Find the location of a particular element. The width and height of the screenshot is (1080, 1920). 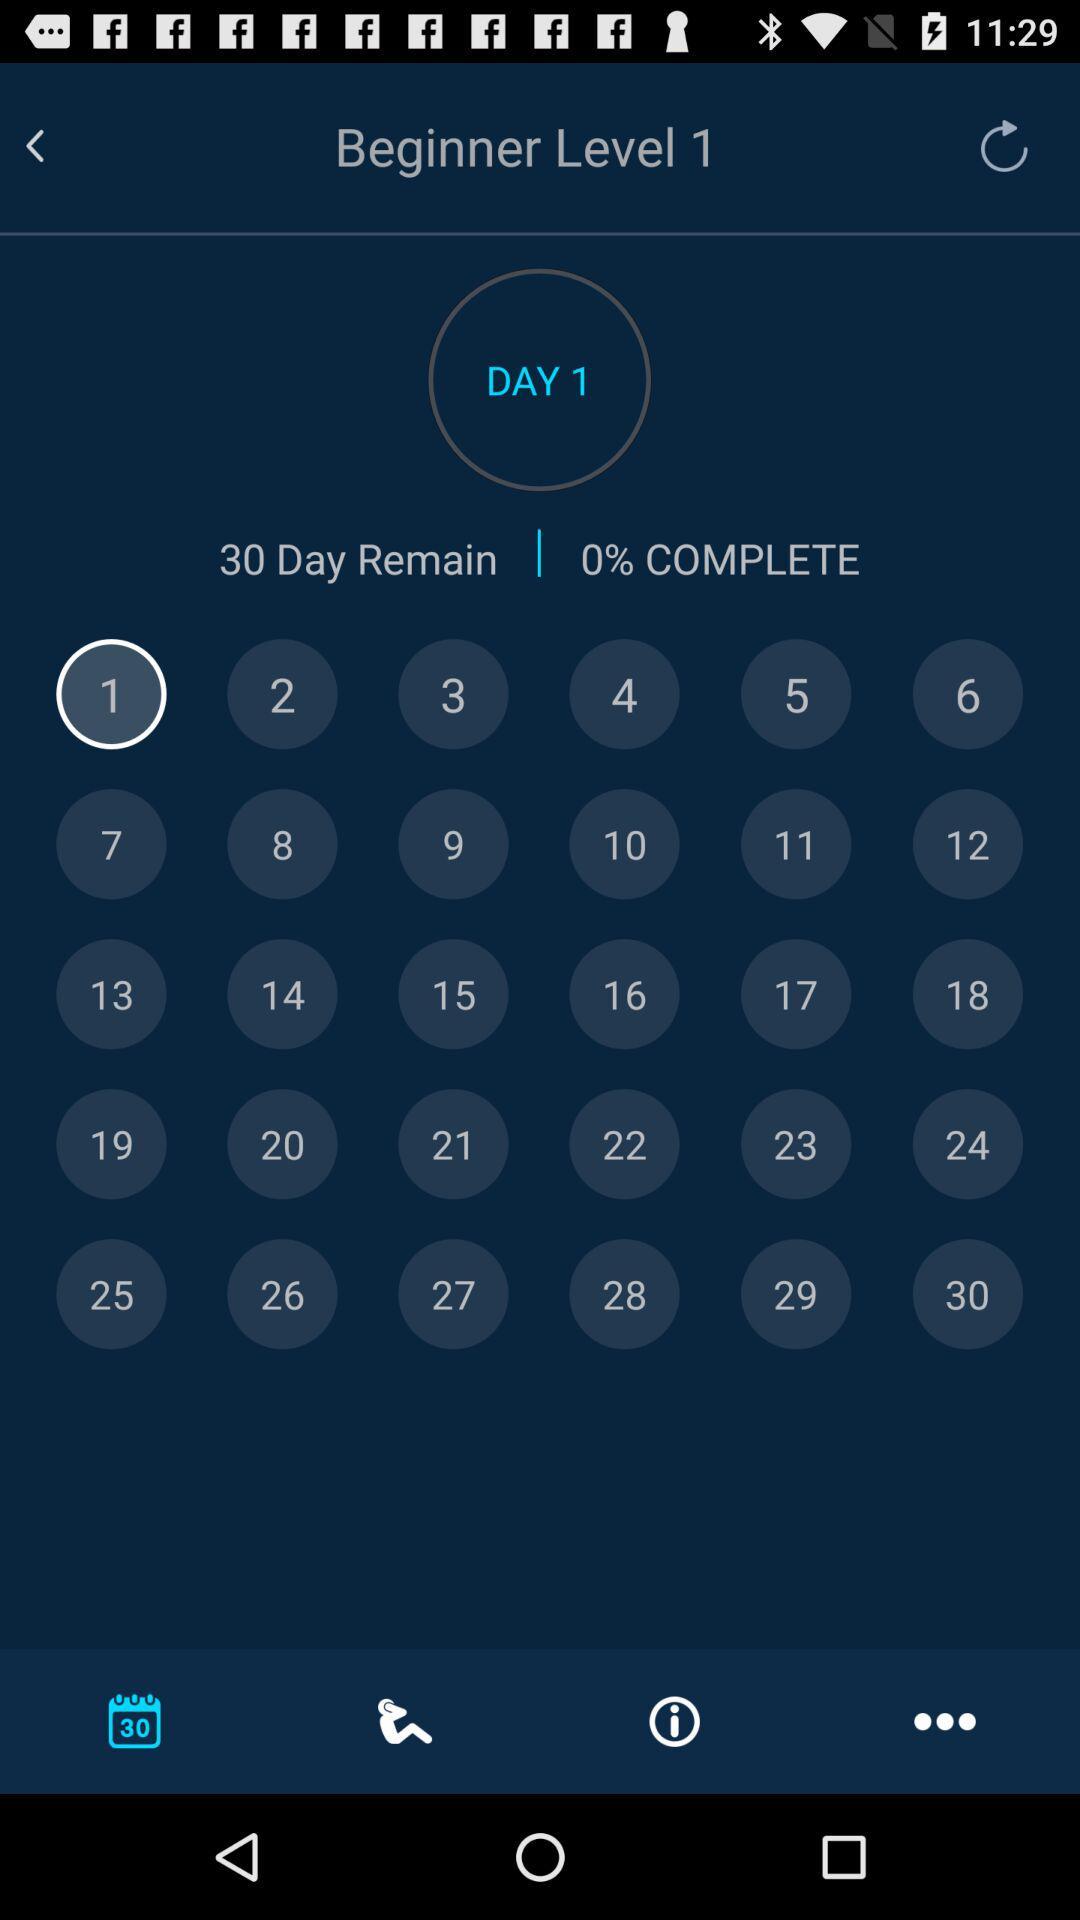

the refresh icon is located at coordinates (994, 155).